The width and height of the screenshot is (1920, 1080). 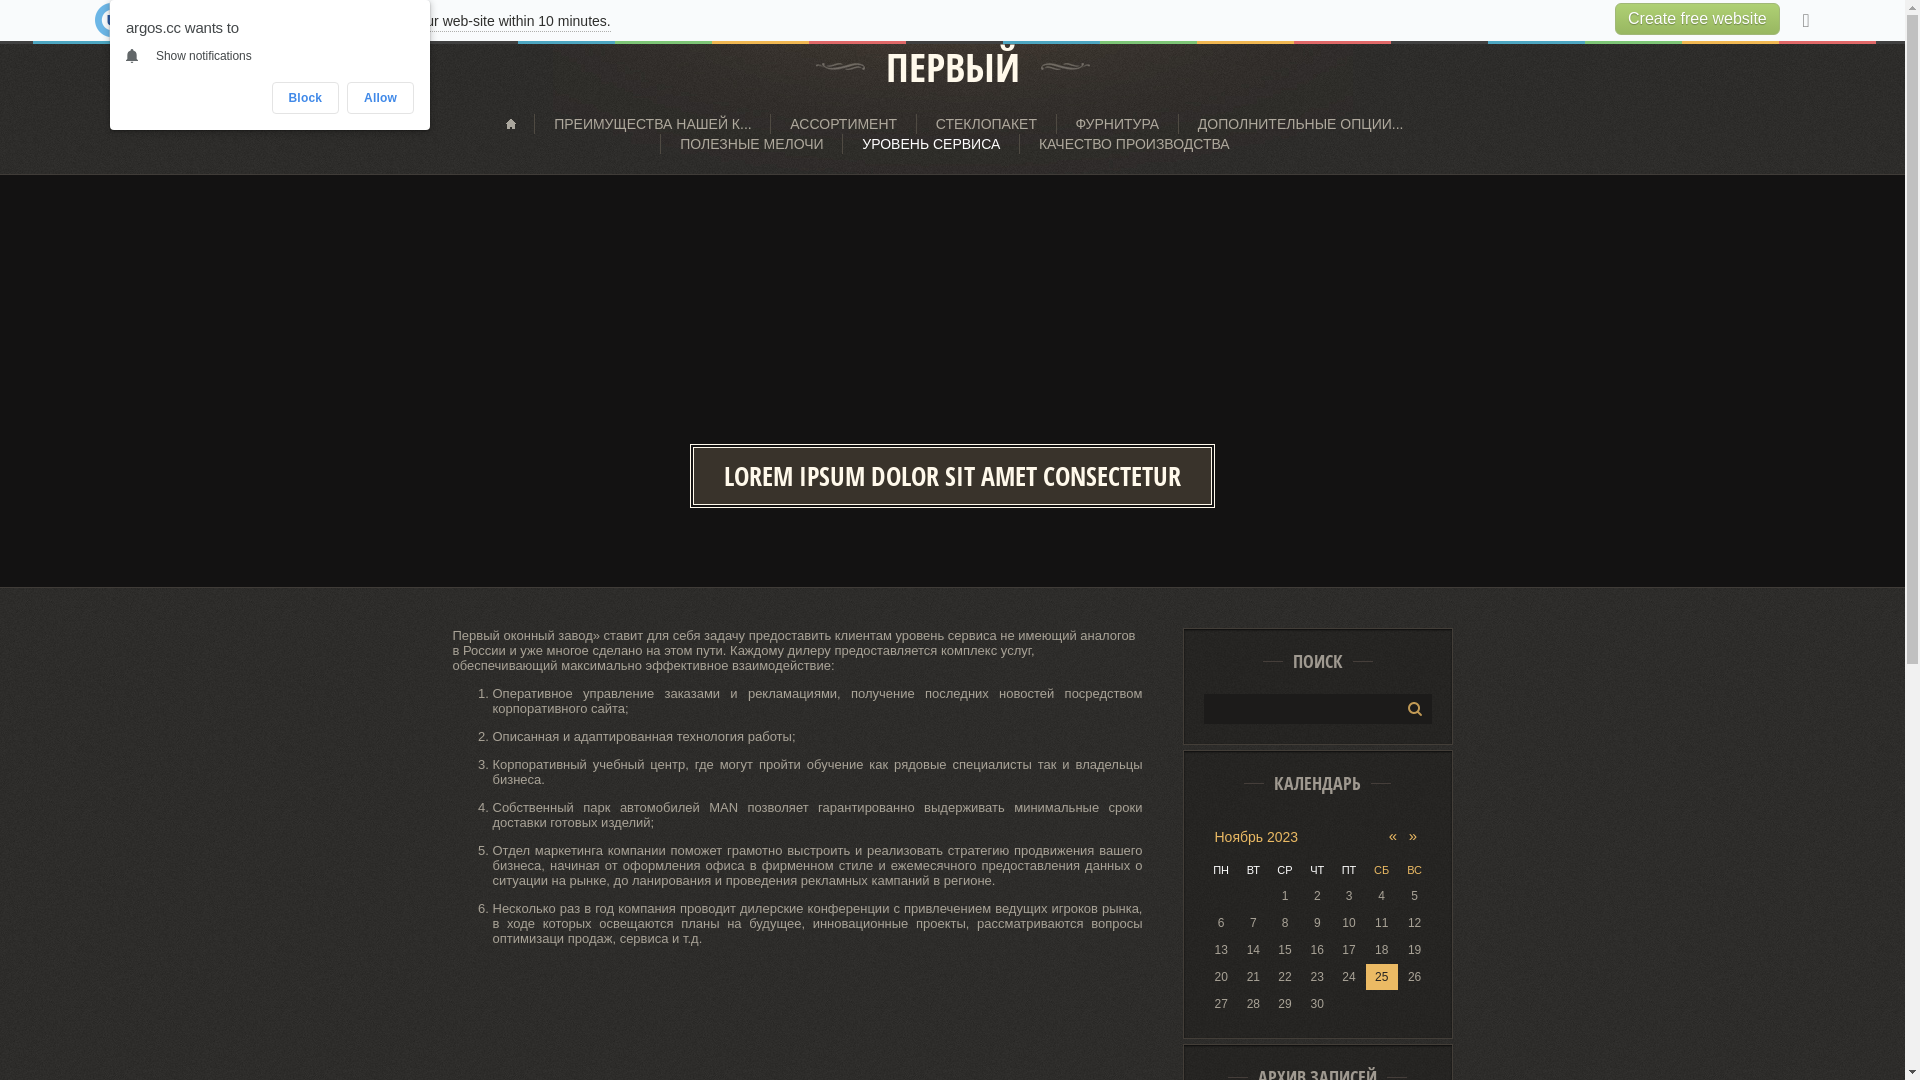 I want to click on 'Allow', so click(x=380, y=97).